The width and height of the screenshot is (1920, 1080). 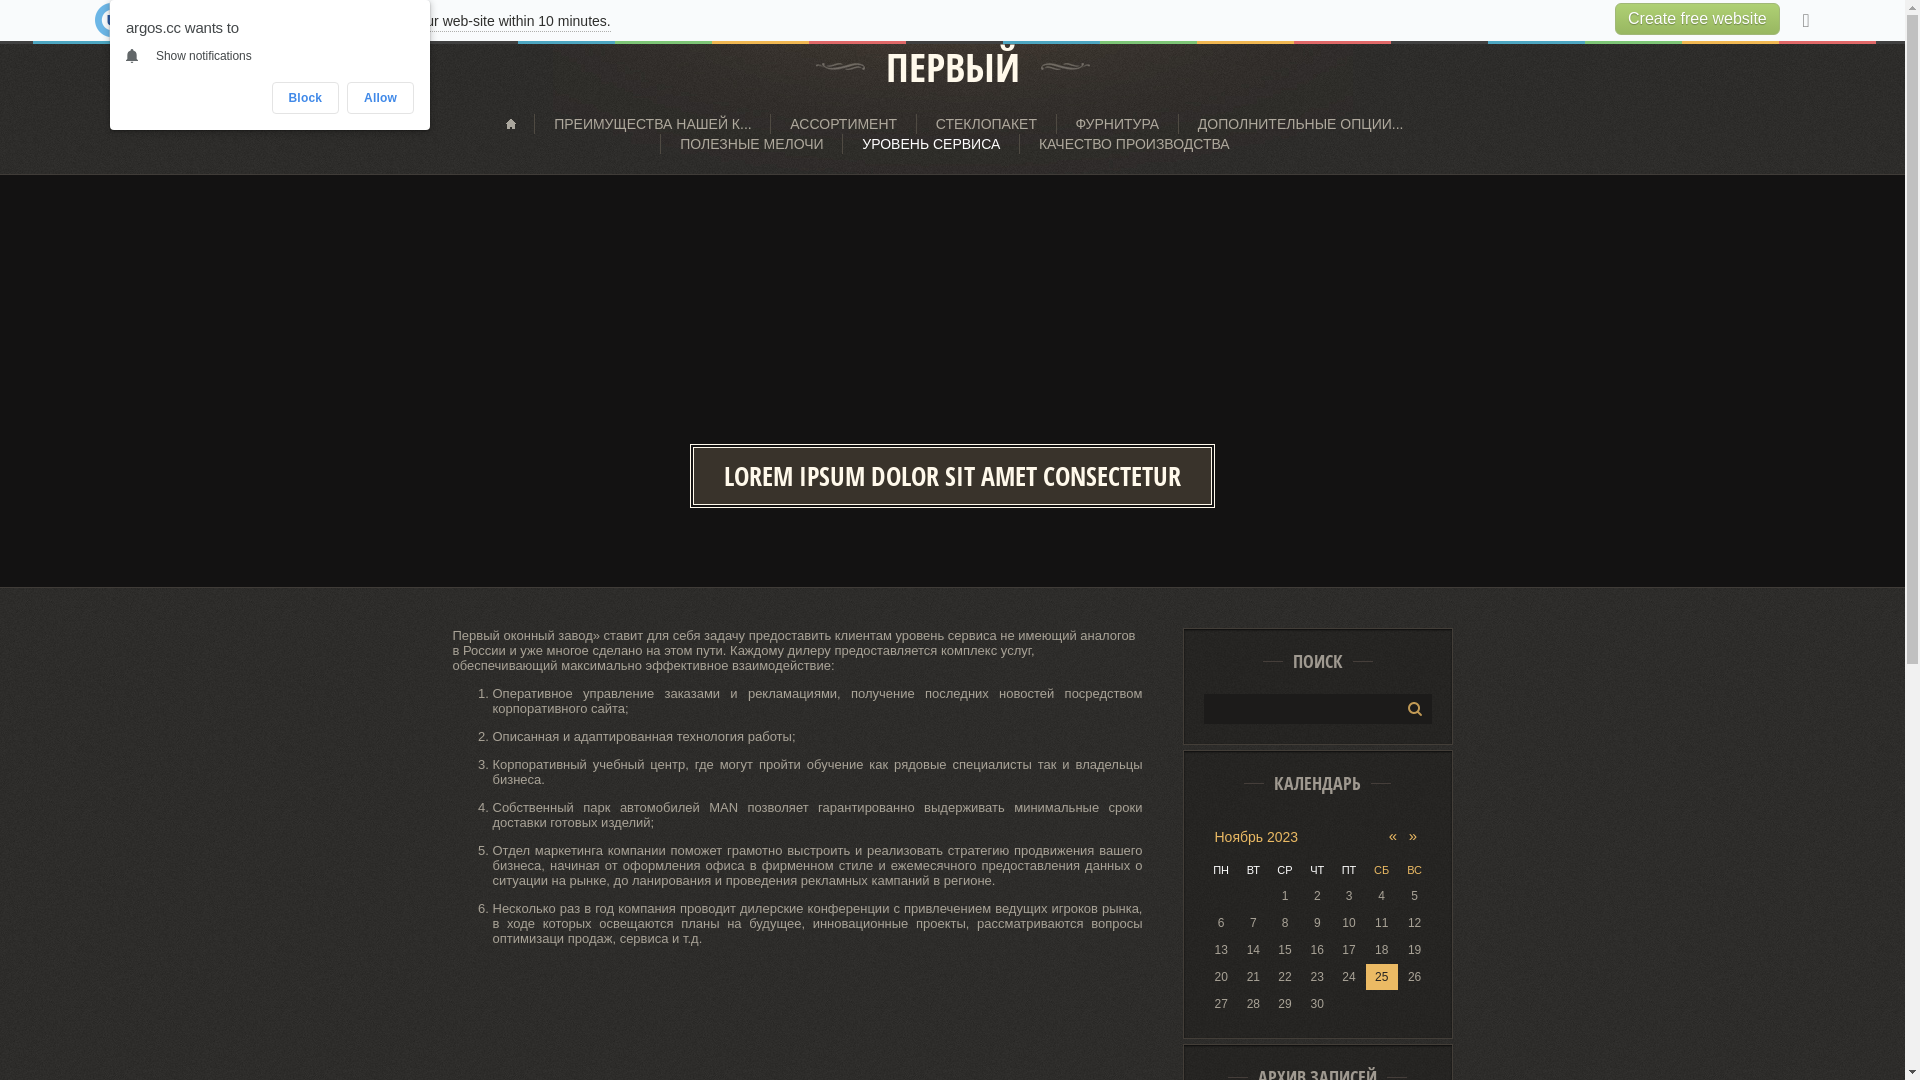 I want to click on 'Allow', so click(x=380, y=97).